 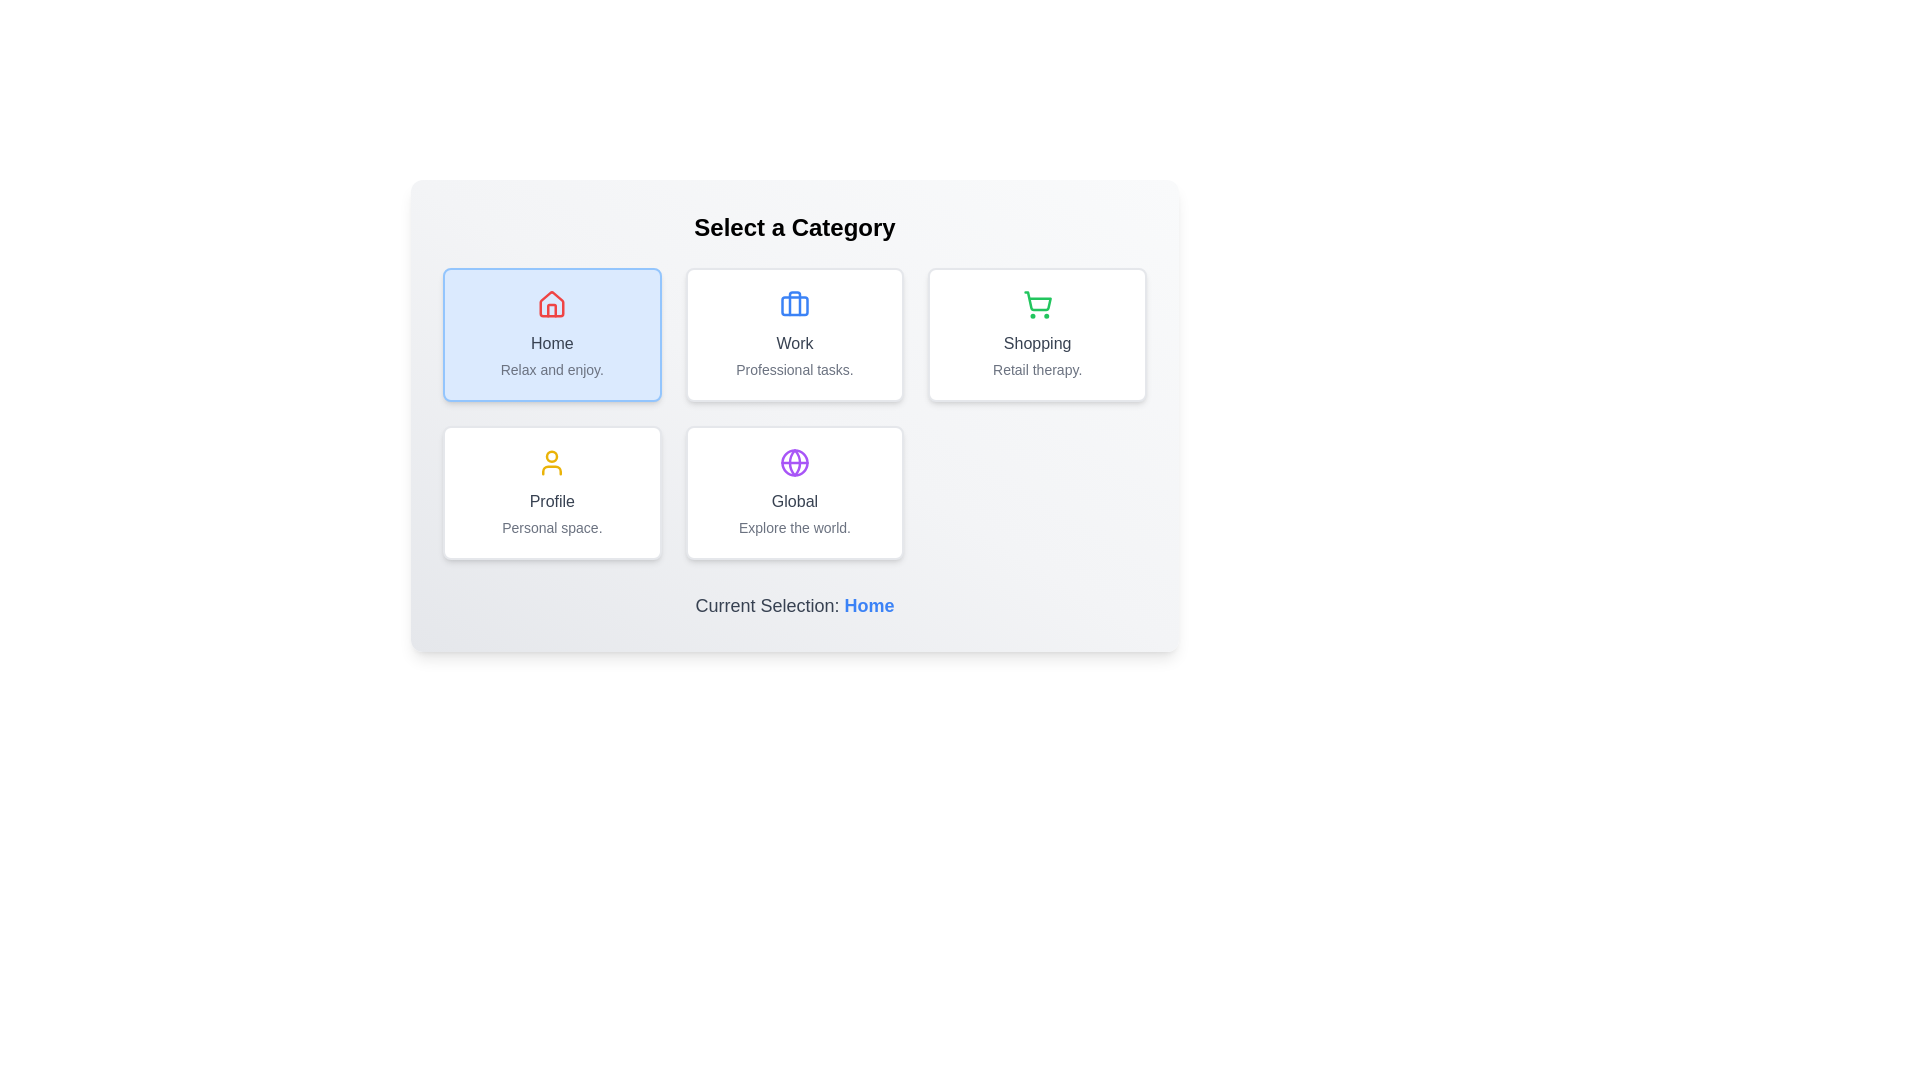 I want to click on the category button corresponding to Work, so click(x=794, y=334).